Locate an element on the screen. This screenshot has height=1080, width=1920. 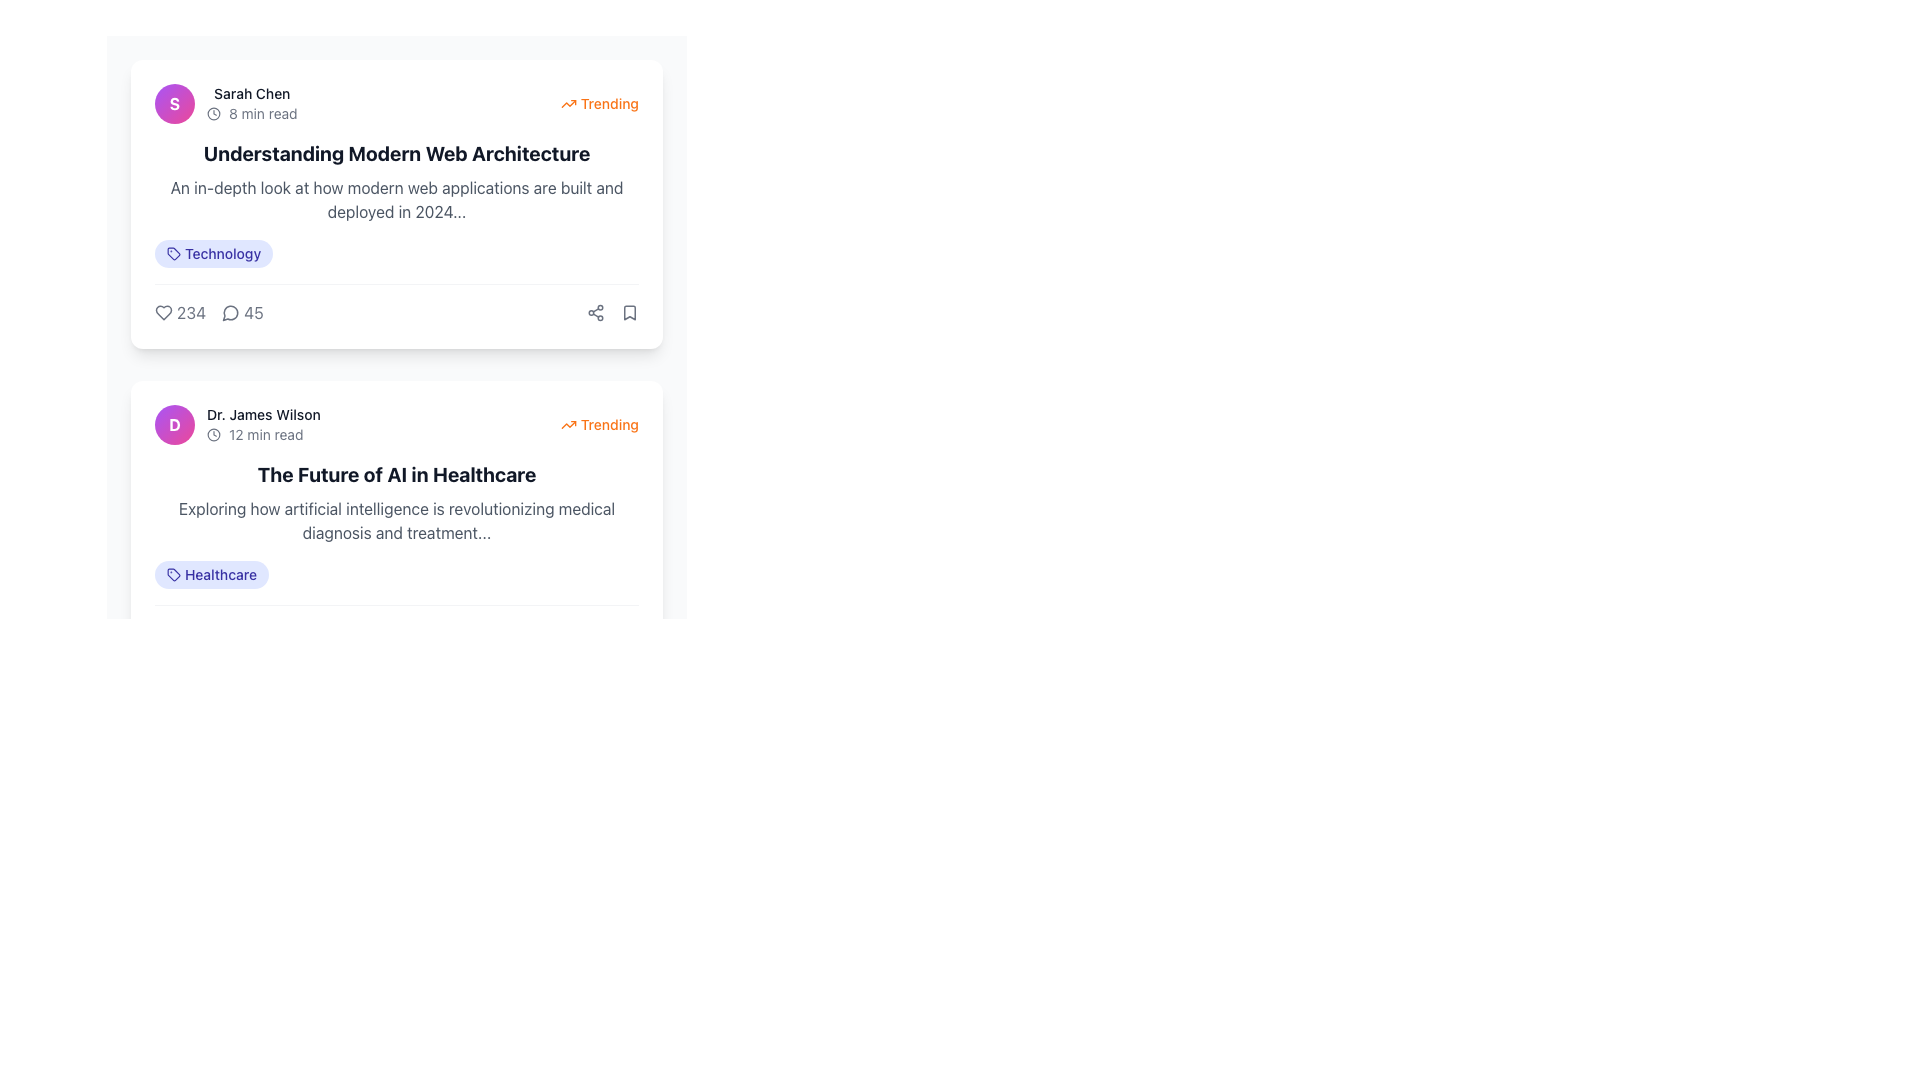
the share icon button located in the upper-right corner of the first article card to initiate sharing is located at coordinates (594, 312).